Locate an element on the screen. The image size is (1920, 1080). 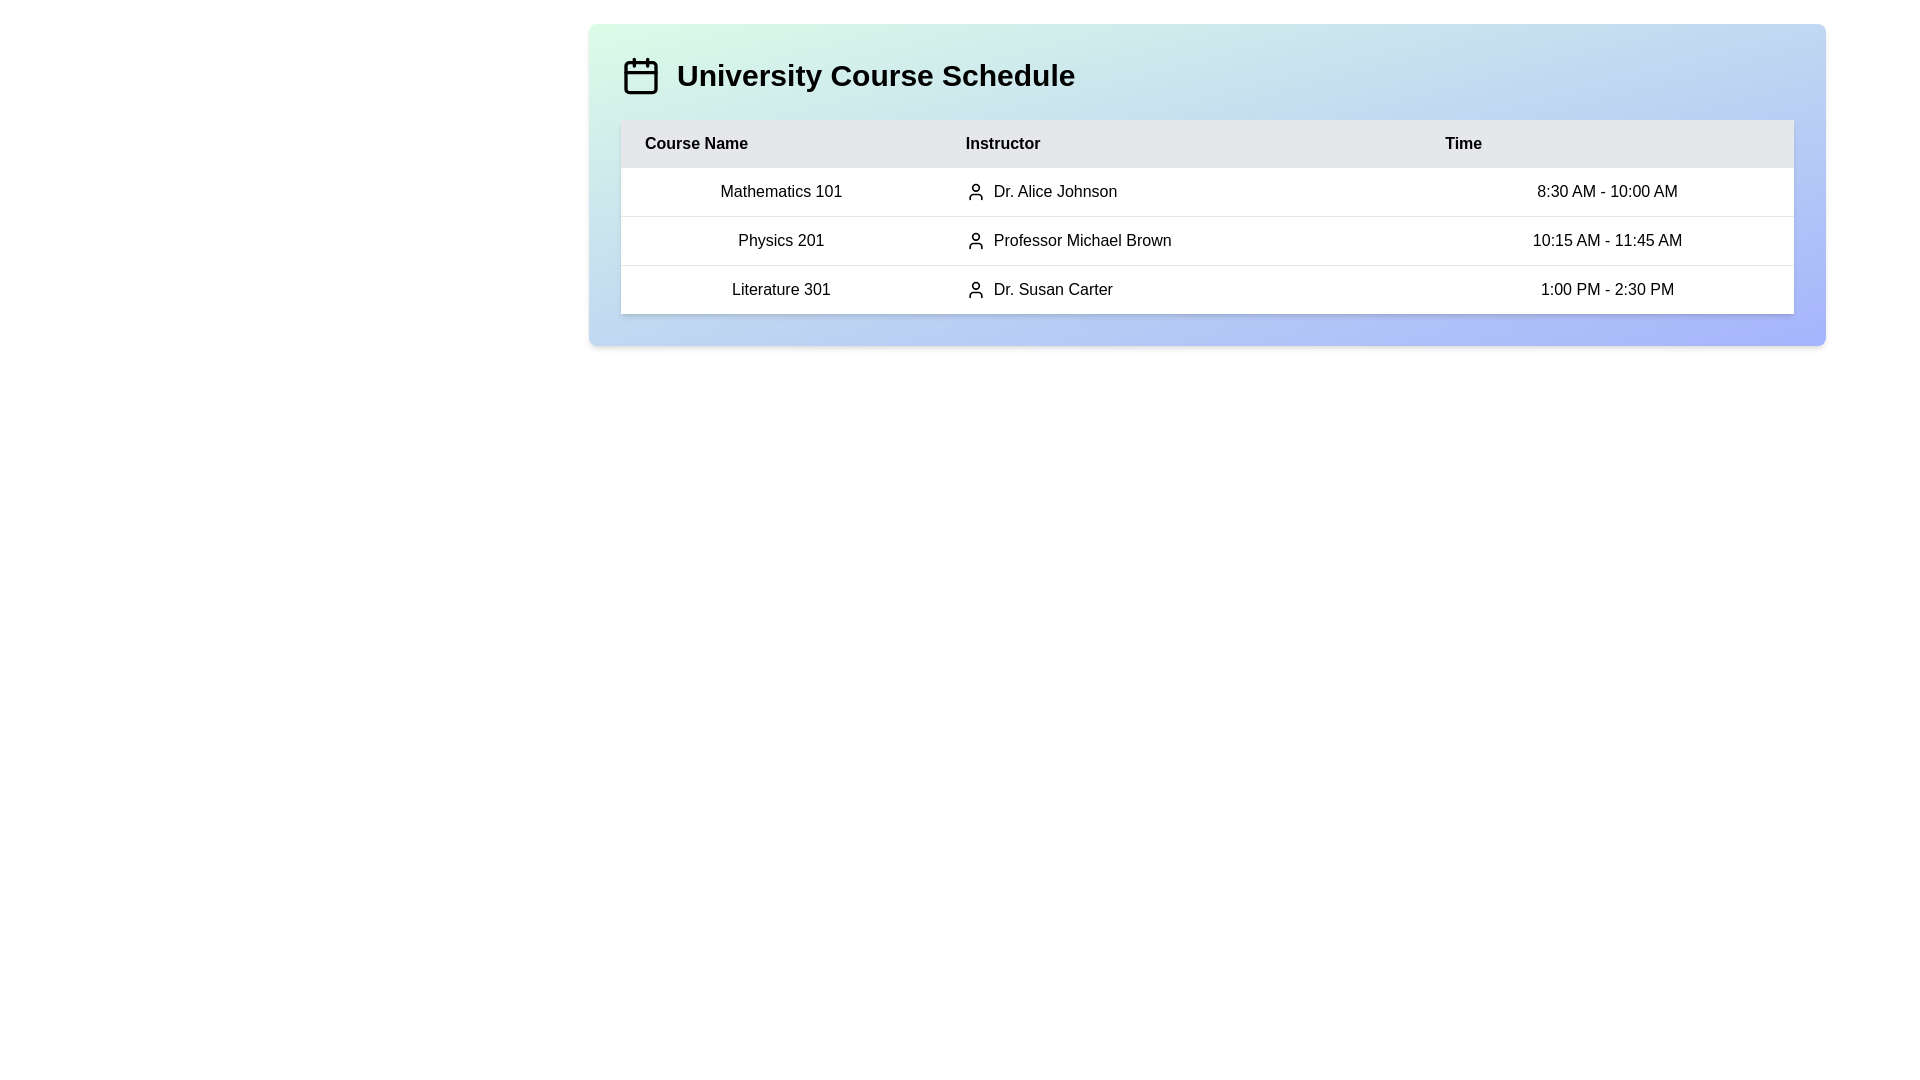
the instructor icon located in the 'Instructor' column of the first row in the course schedule table, which is positioned to the left of the text 'Dr. Alice Johnson' is located at coordinates (975, 192).